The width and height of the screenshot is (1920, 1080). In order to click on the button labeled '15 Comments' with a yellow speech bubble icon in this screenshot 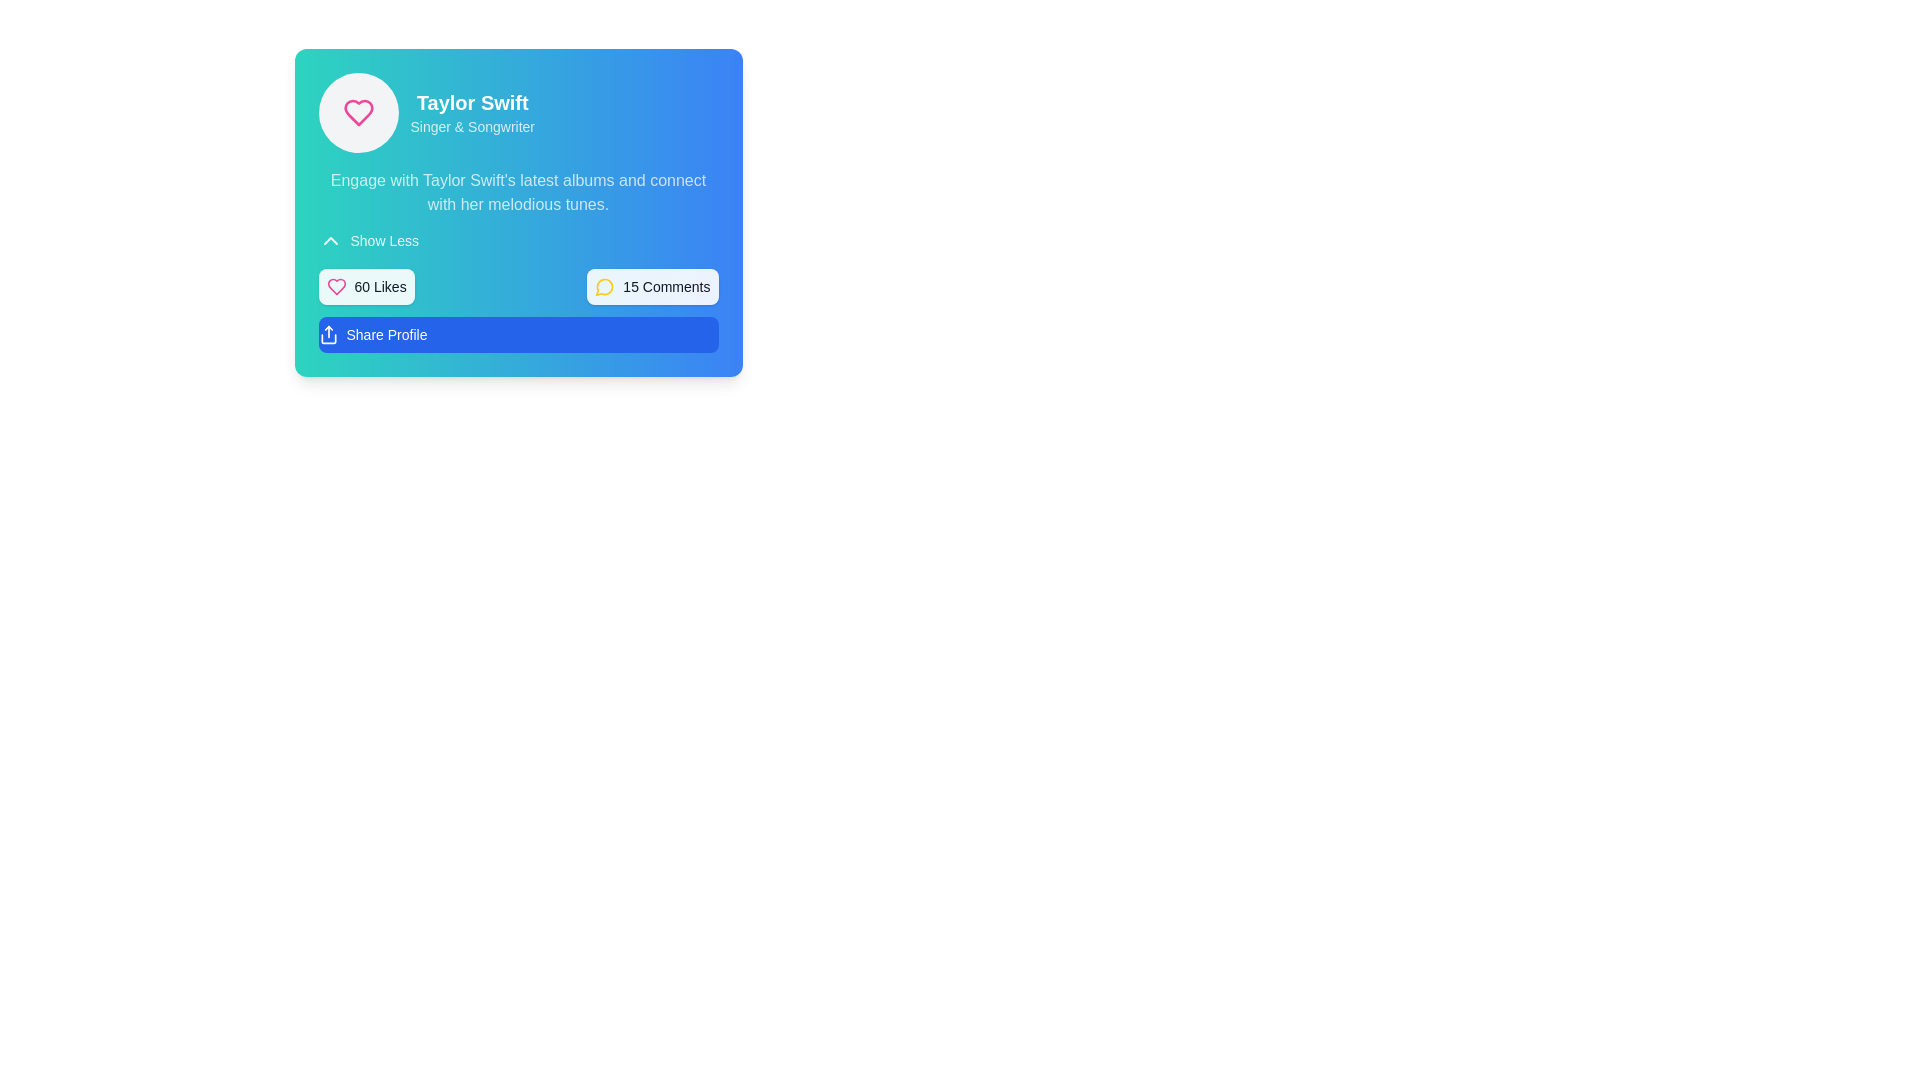, I will do `click(652, 286)`.